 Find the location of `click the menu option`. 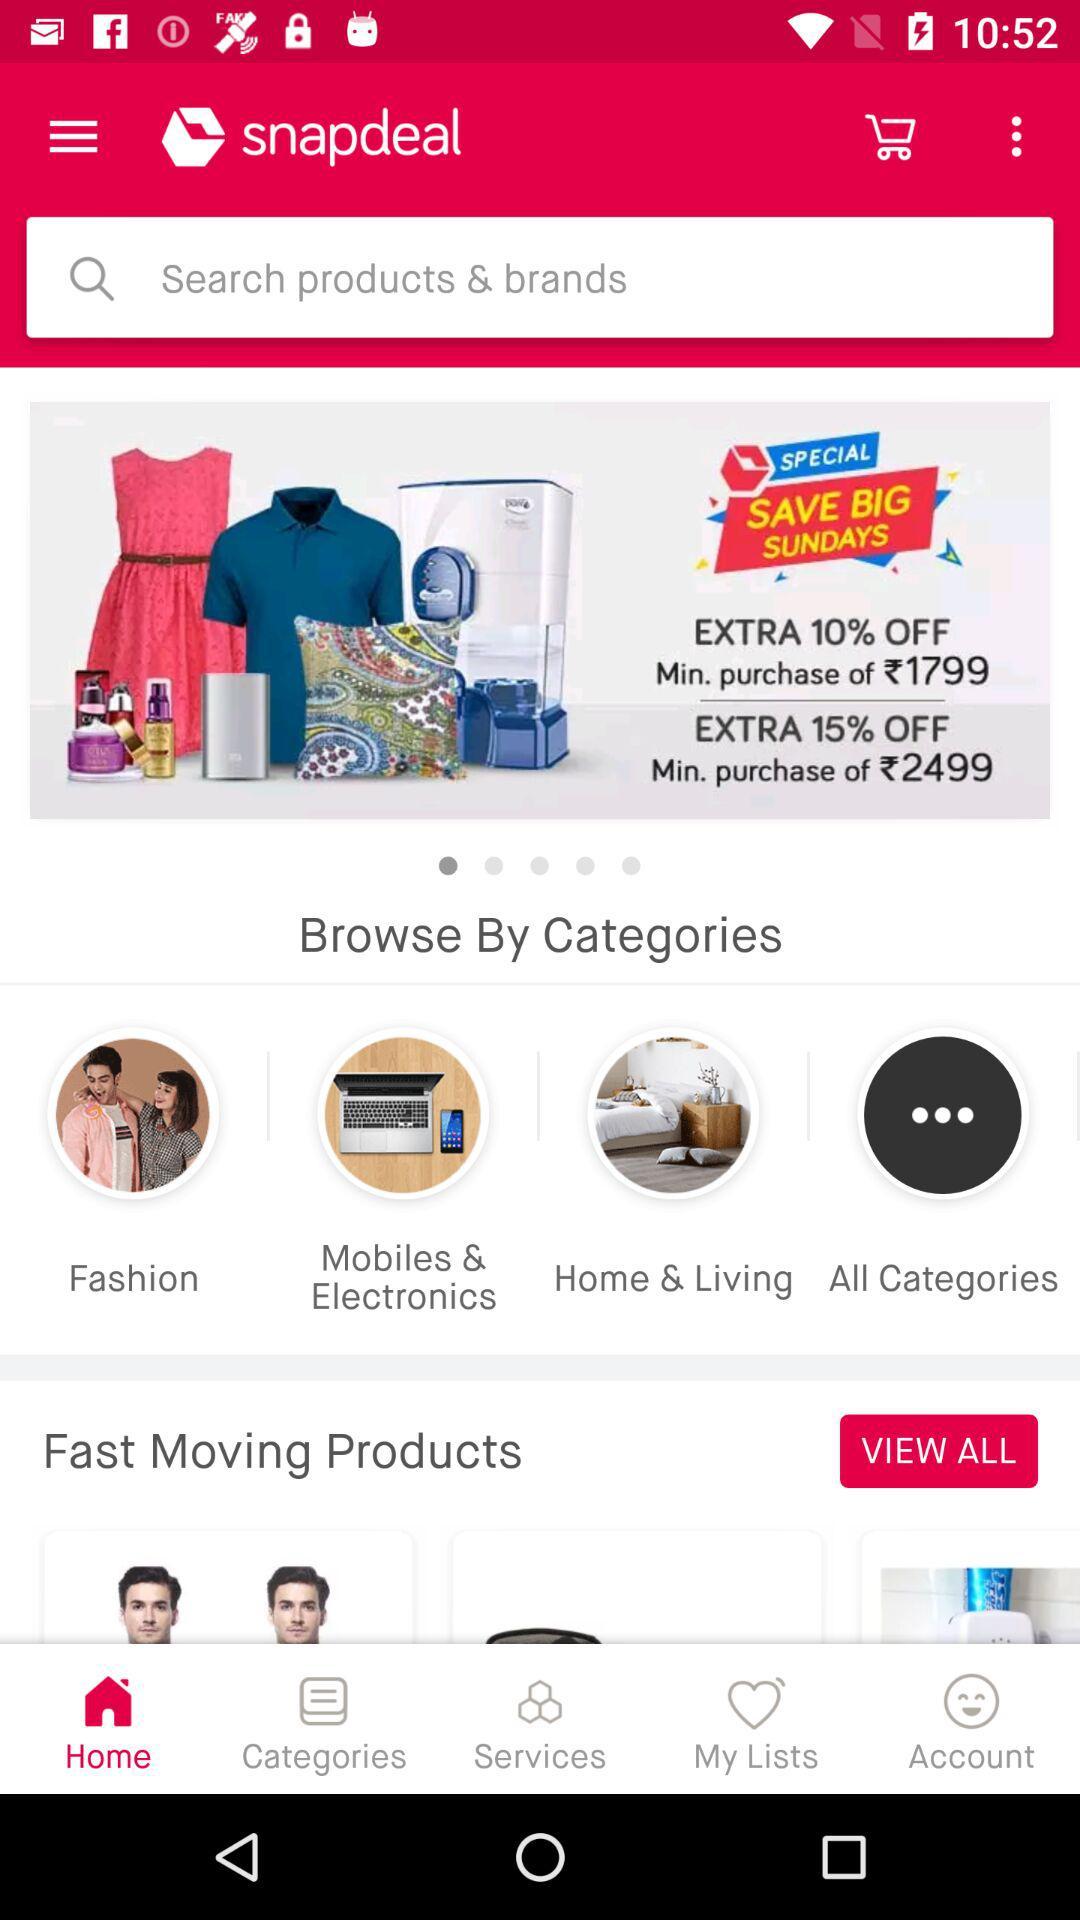

click the menu option is located at coordinates (72, 135).